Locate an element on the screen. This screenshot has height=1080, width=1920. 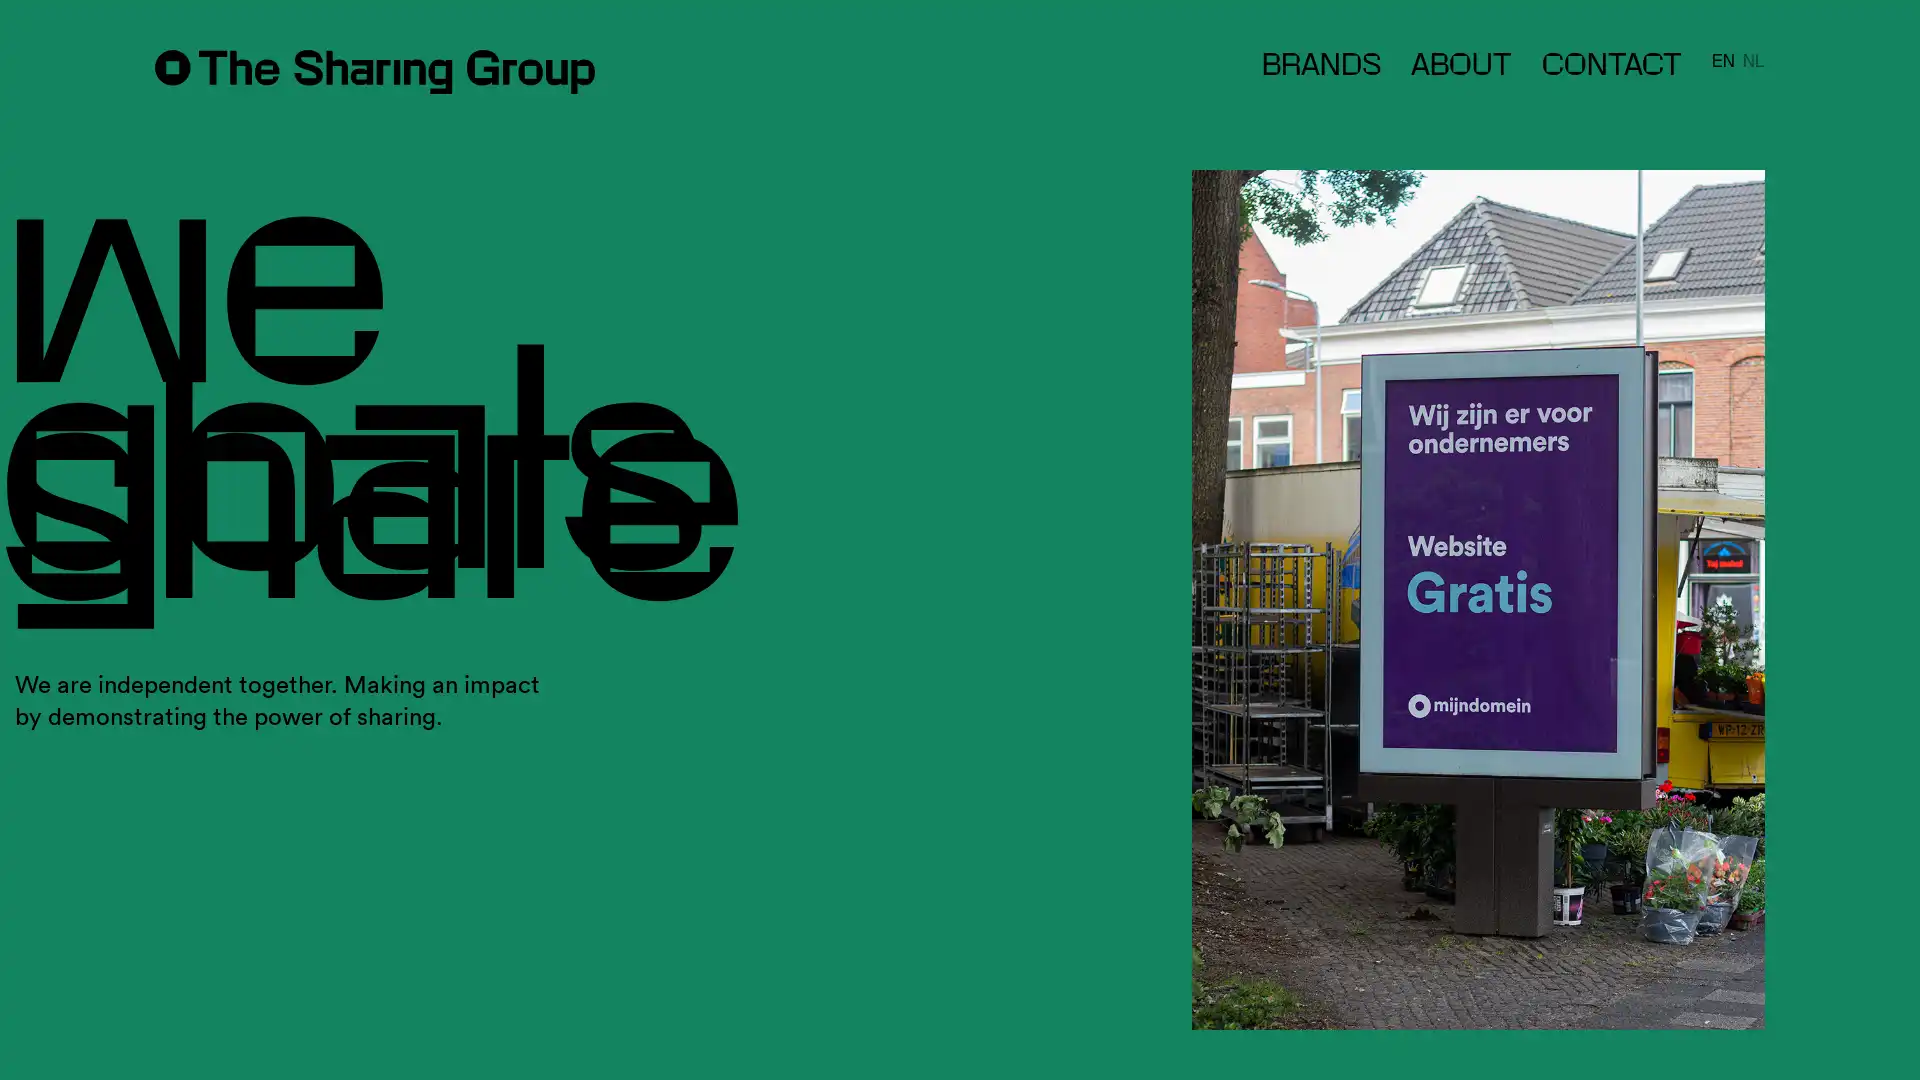
Subscribe is located at coordinates (1650, 813).